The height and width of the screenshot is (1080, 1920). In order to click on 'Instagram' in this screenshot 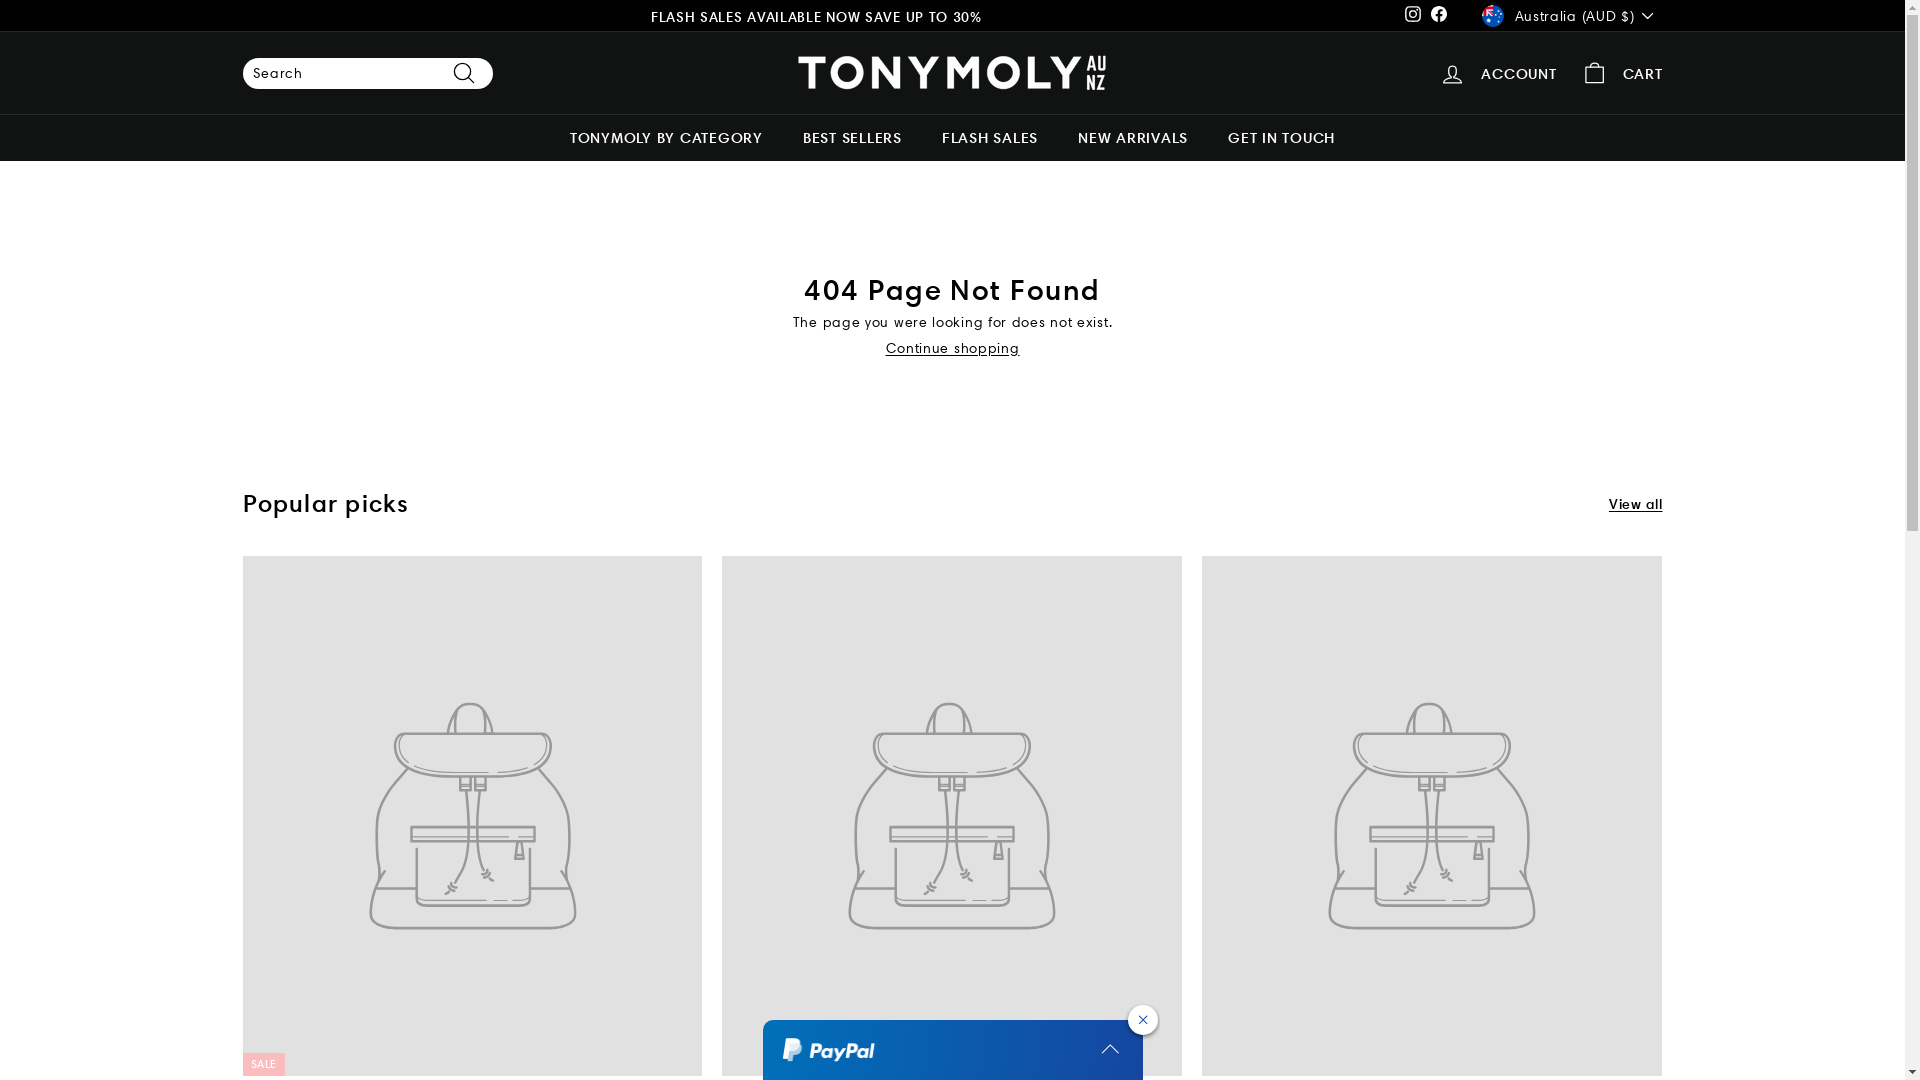, I will do `click(1411, 15)`.